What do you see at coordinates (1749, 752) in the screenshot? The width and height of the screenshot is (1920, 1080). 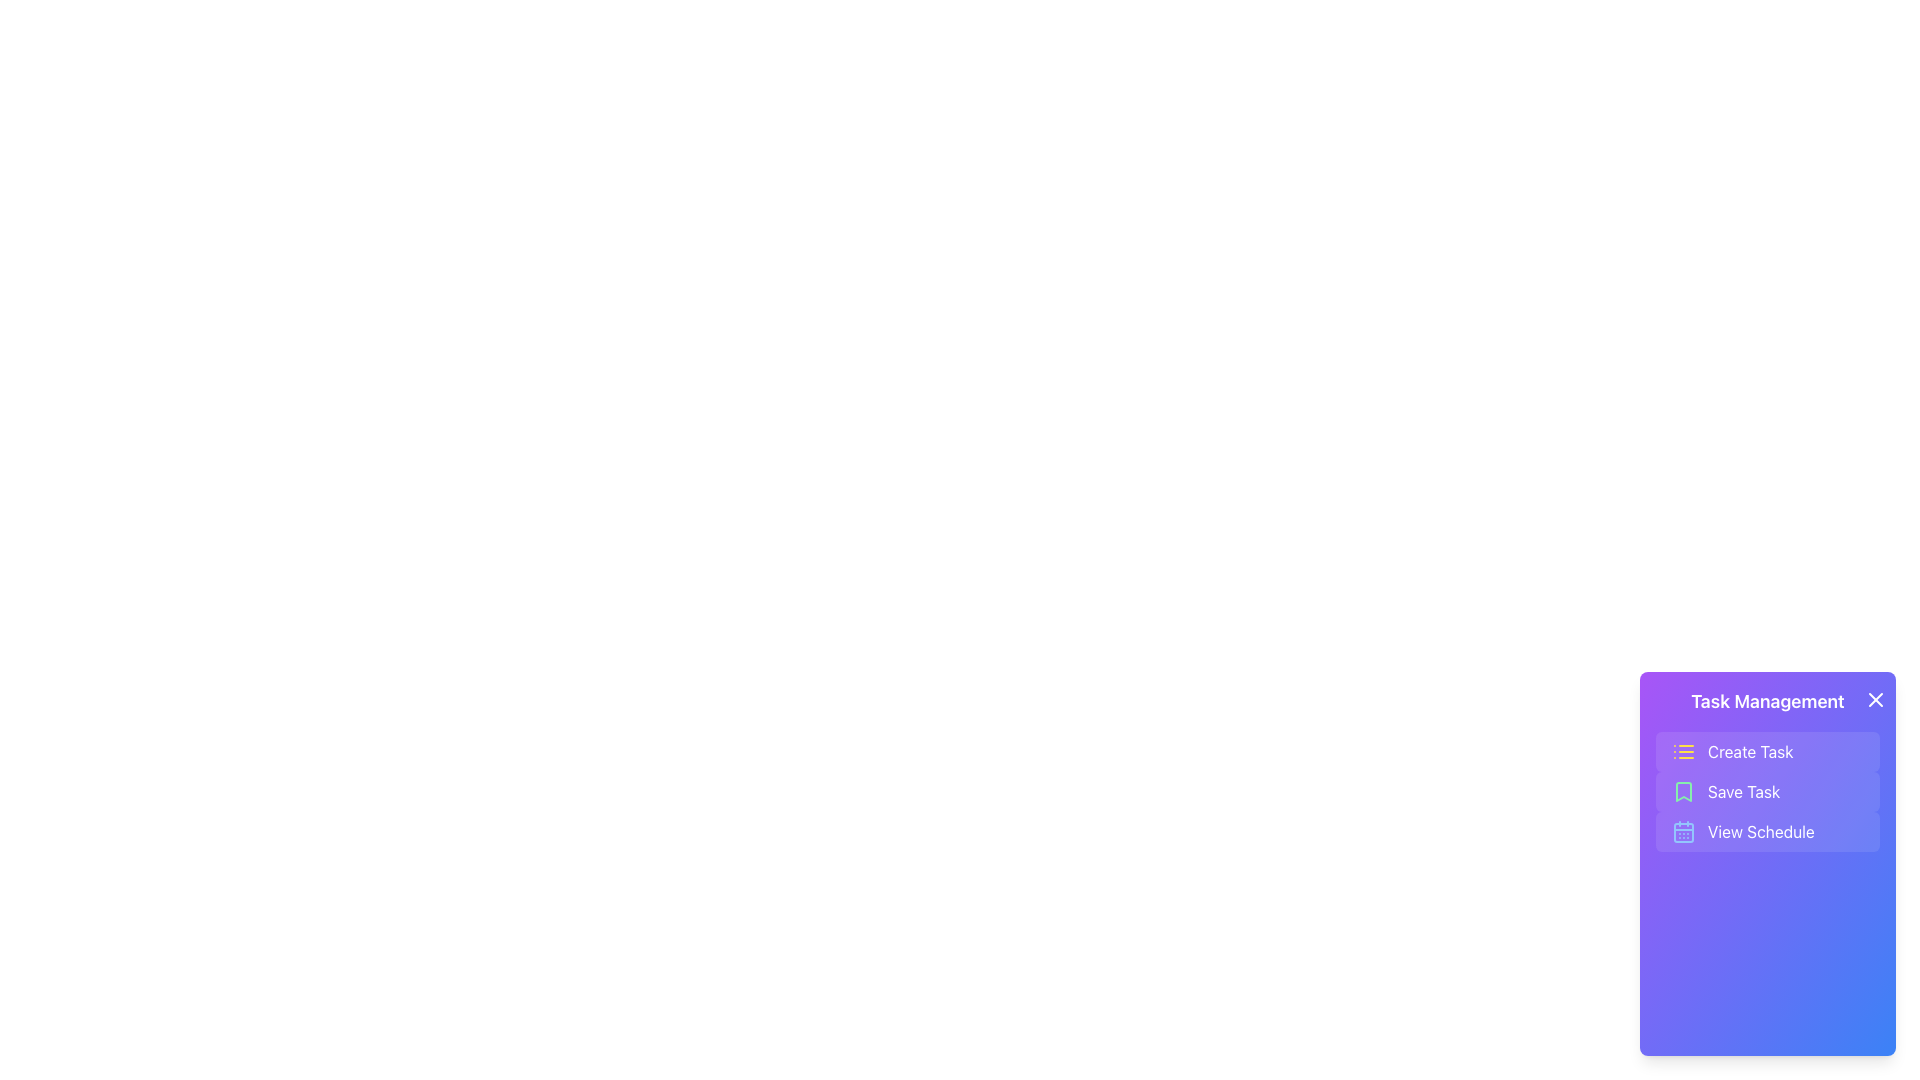 I see `the 'Create Task' button located in the 'Task Management' panel, which is the first item in the vertical list of options` at bounding box center [1749, 752].